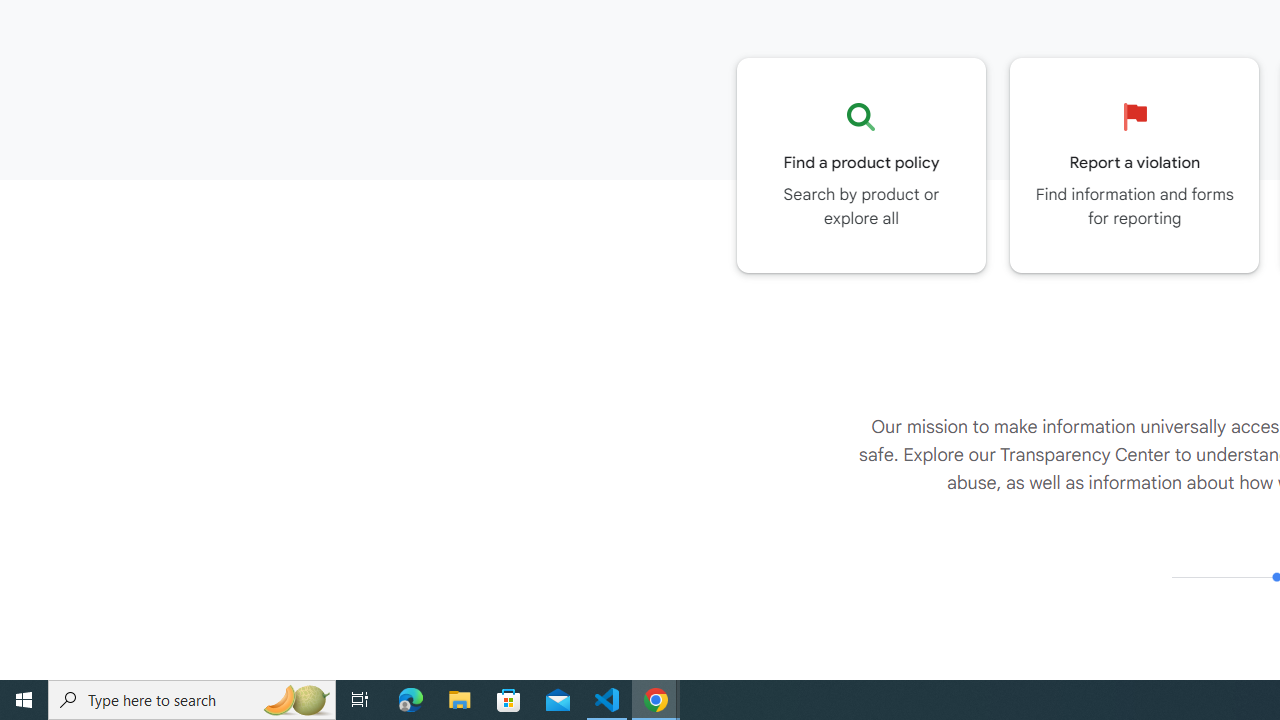 This screenshot has height=720, width=1280. I want to click on 'Go to the Reporting and appeals page', so click(1134, 164).